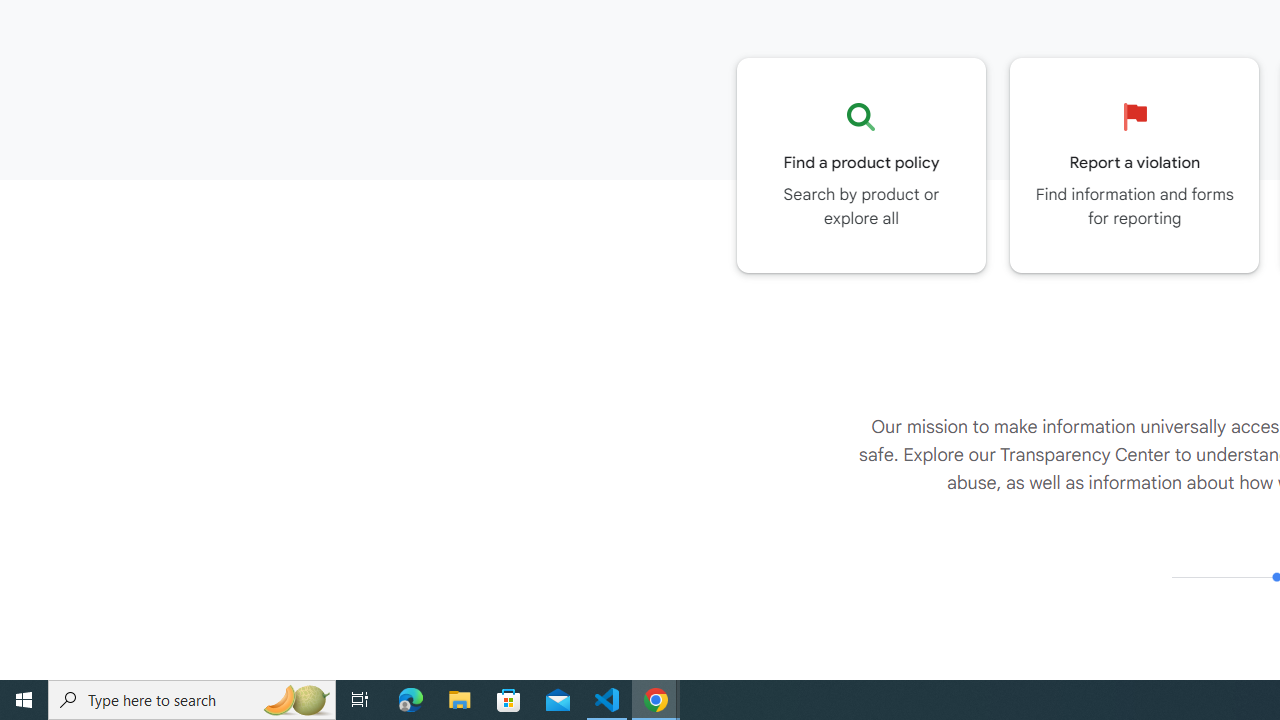 This screenshot has height=720, width=1280. I want to click on 'Go to the Reporting and appeals page', so click(1134, 164).